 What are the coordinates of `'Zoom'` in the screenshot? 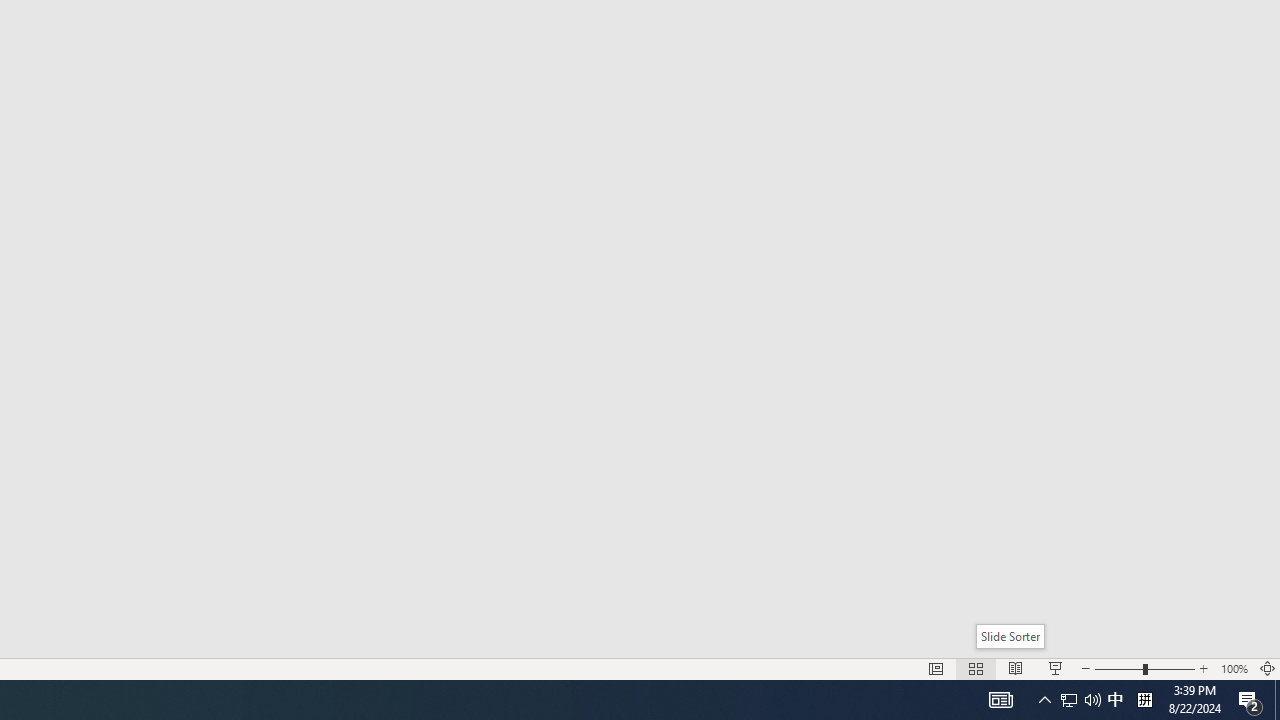 It's located at (1144, 669).